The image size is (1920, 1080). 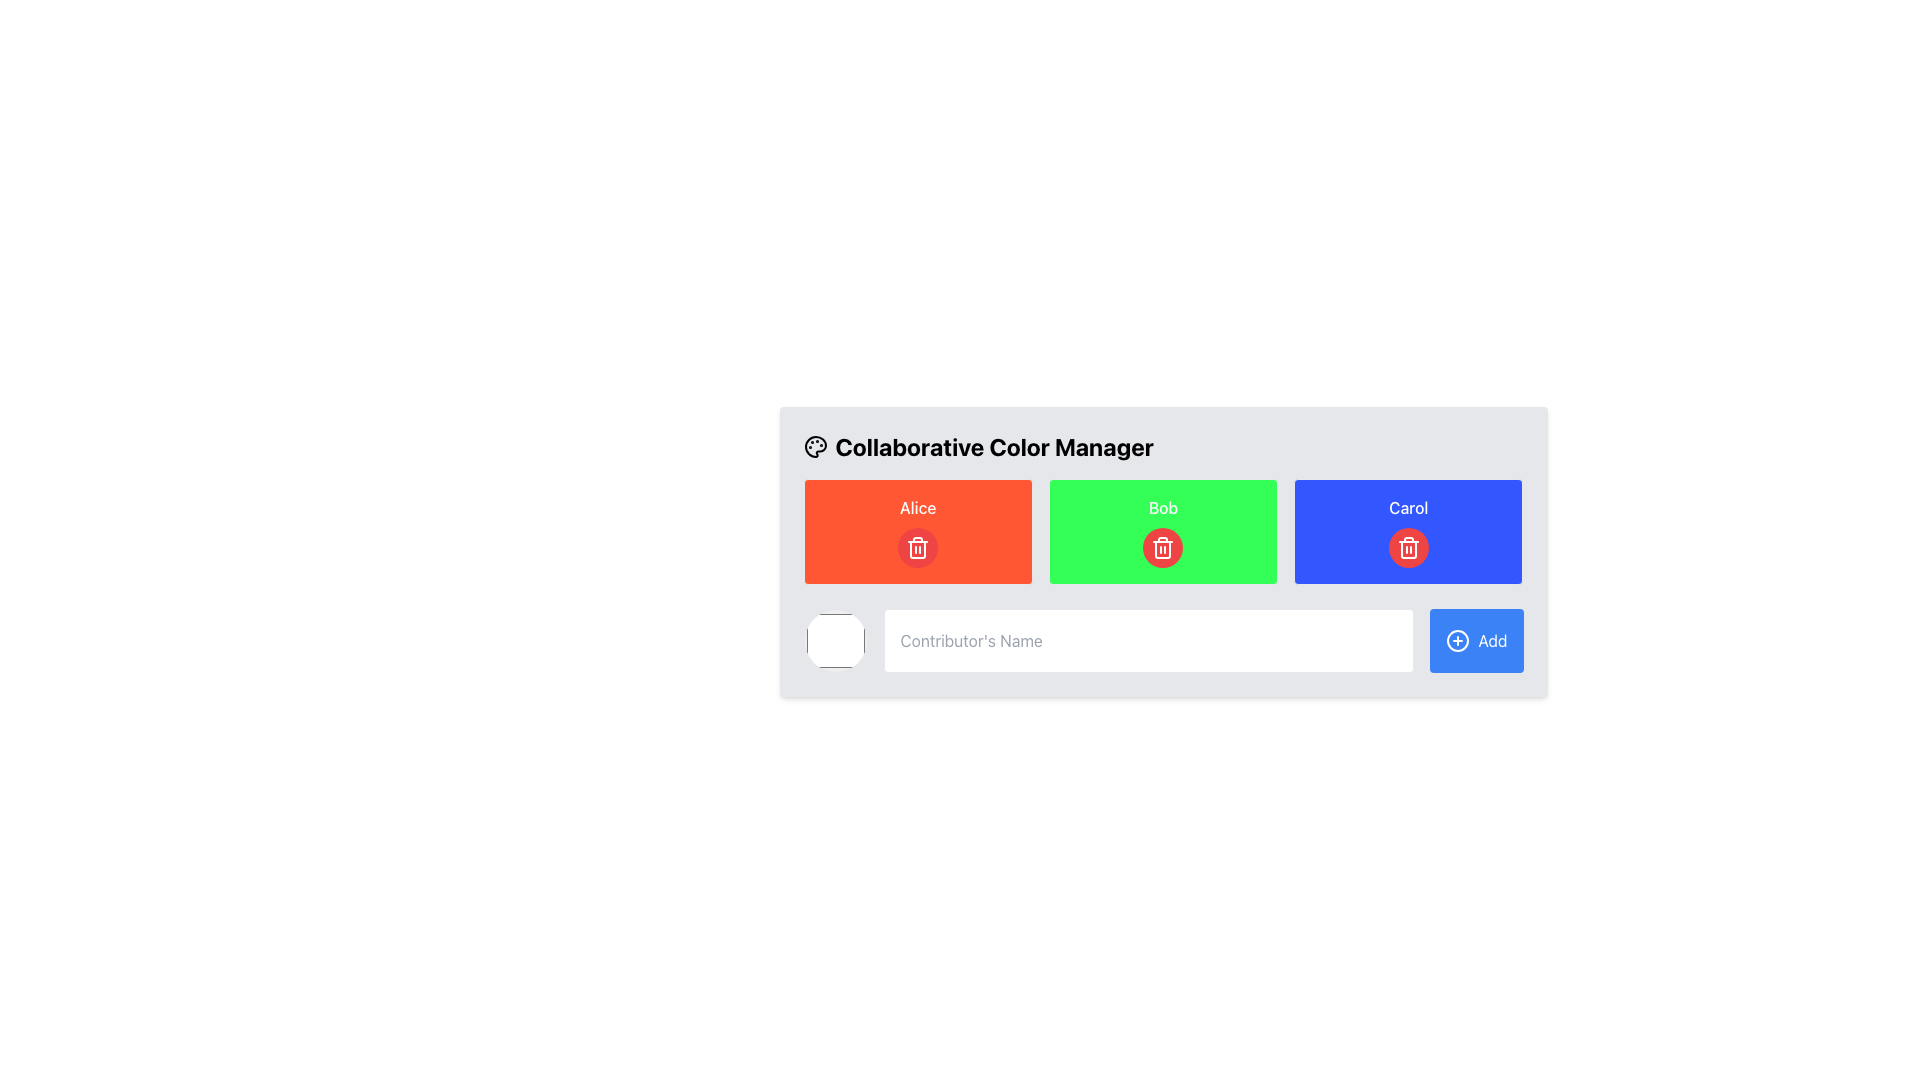 What do you see at coordinates (815, 446) in the screenshot?
I see `the circular shape of the Graphical Icon Component that is part of the palette icon, located near the center of the palette and to the left of the 'Collaborative Color Manager' label` at bounding box center [815, 446].